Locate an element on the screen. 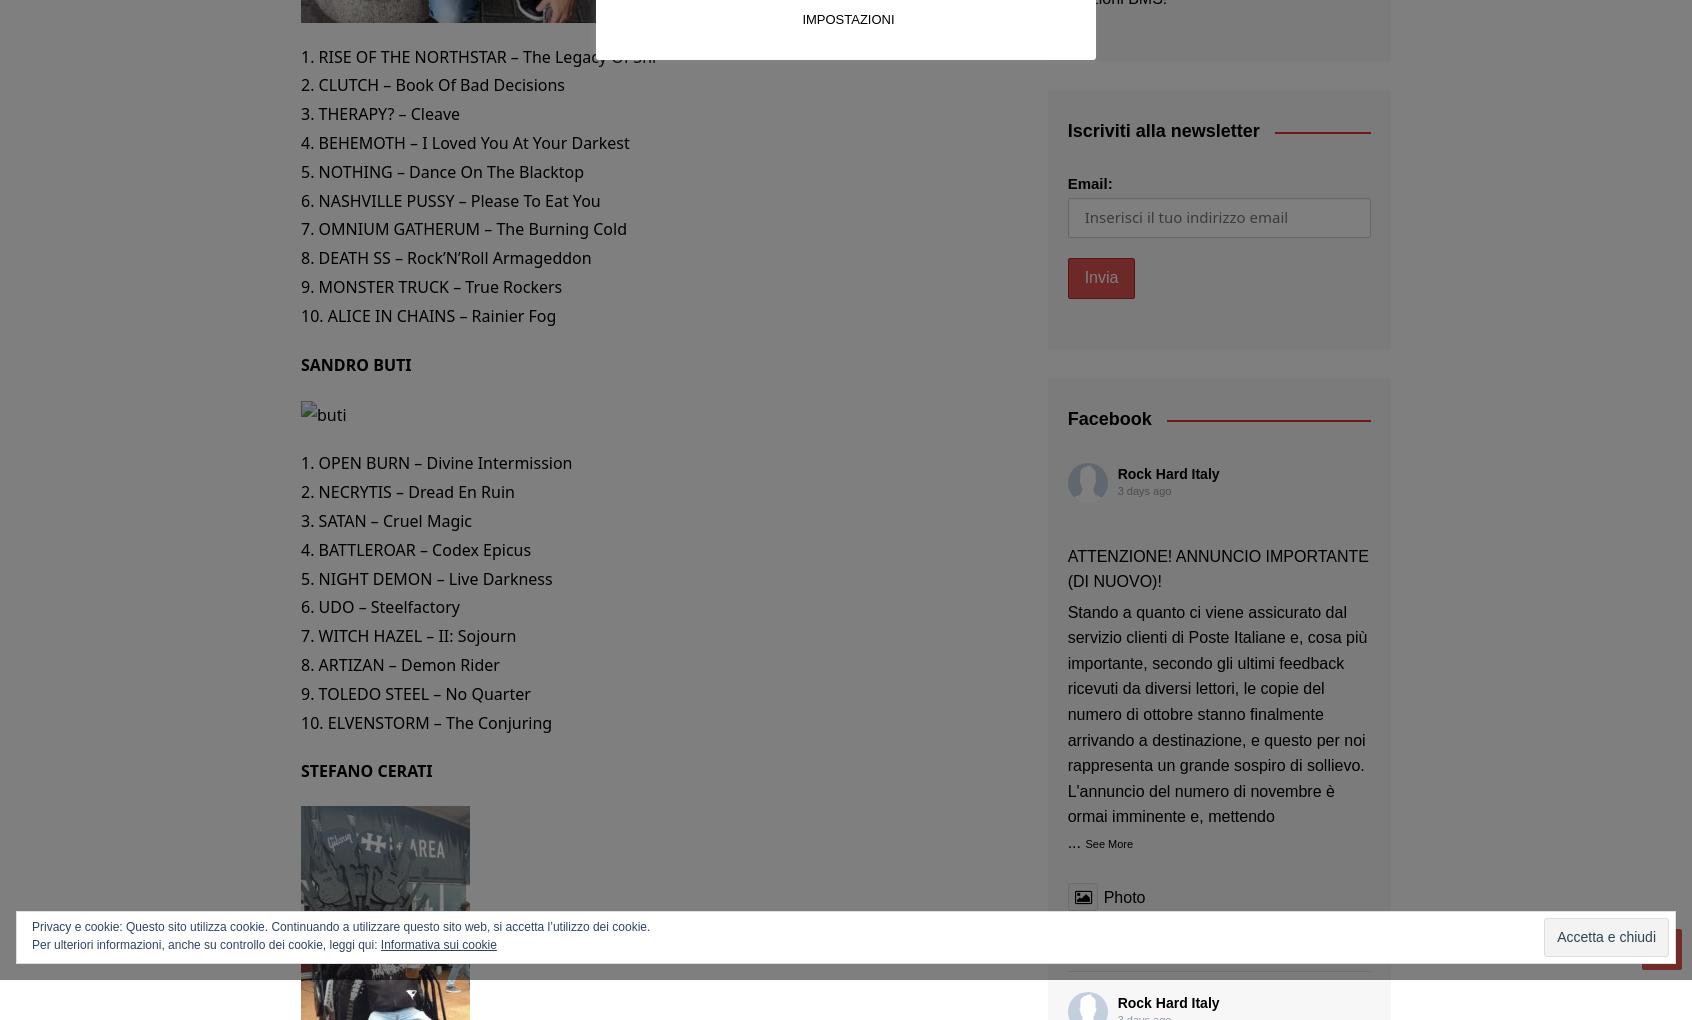  '9. MONSTER TRUCK – True Rockers' is located at coordinates (300, 285).